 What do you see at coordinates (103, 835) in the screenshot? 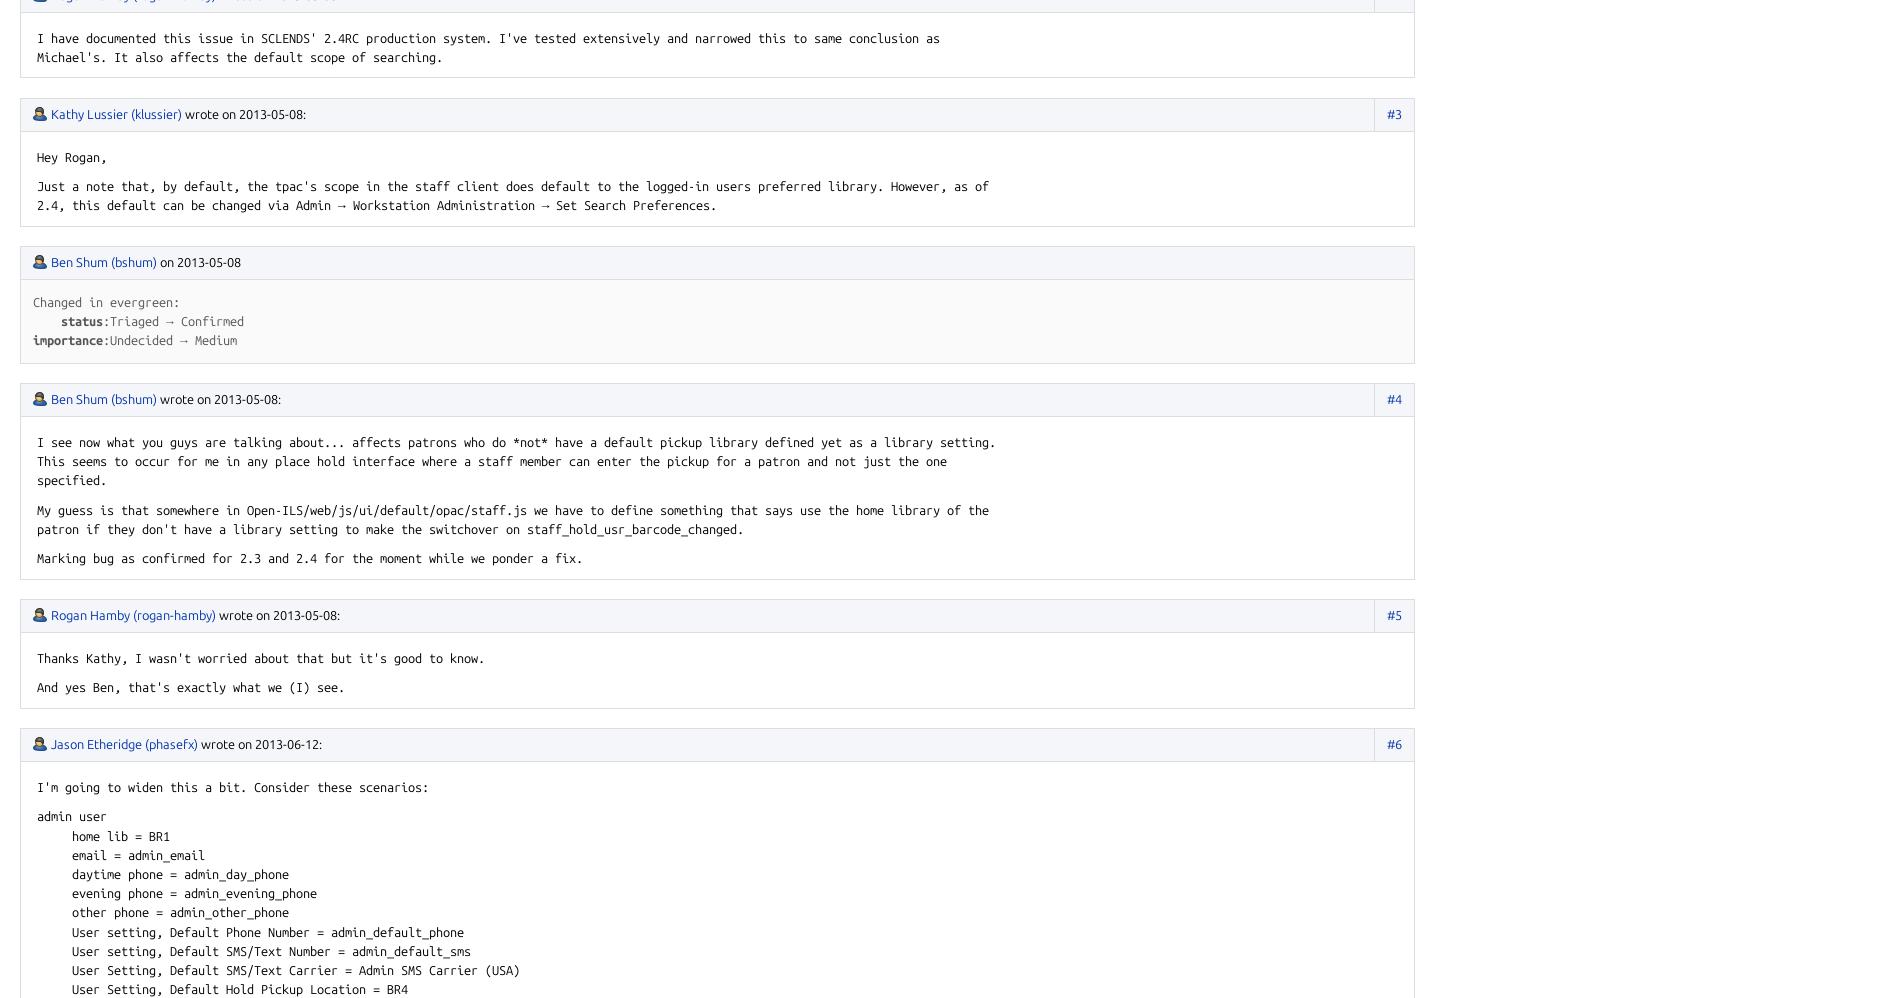
I see `'home lib = BR1'` at bounding box center [103, 835].